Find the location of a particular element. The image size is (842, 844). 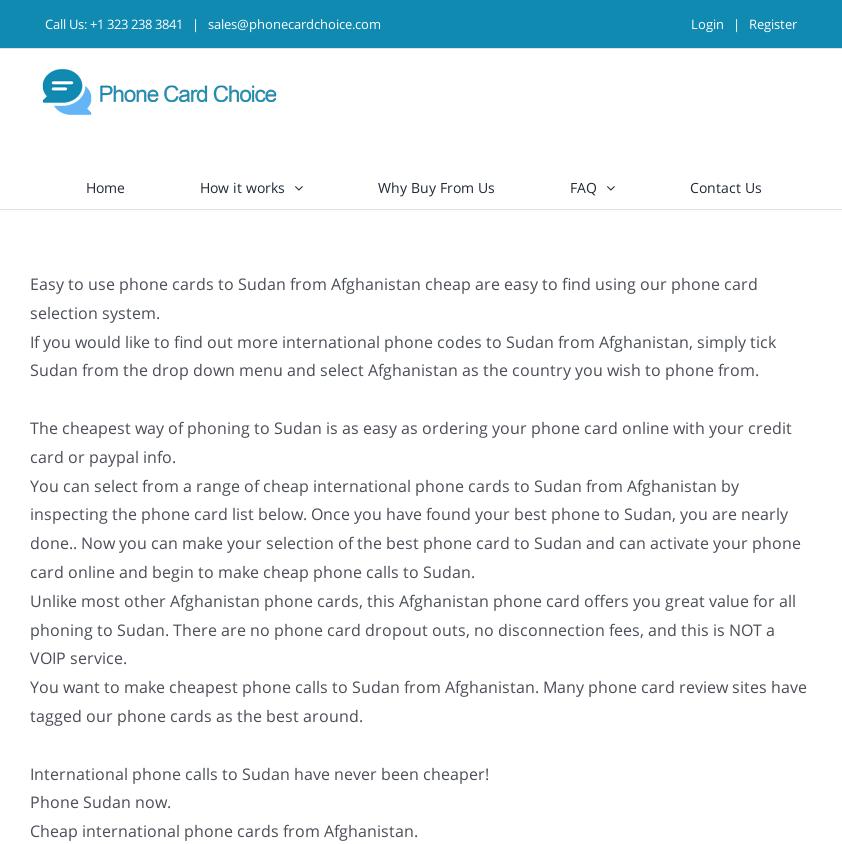

'Lost PIN' is located at coordinates (591, 334).